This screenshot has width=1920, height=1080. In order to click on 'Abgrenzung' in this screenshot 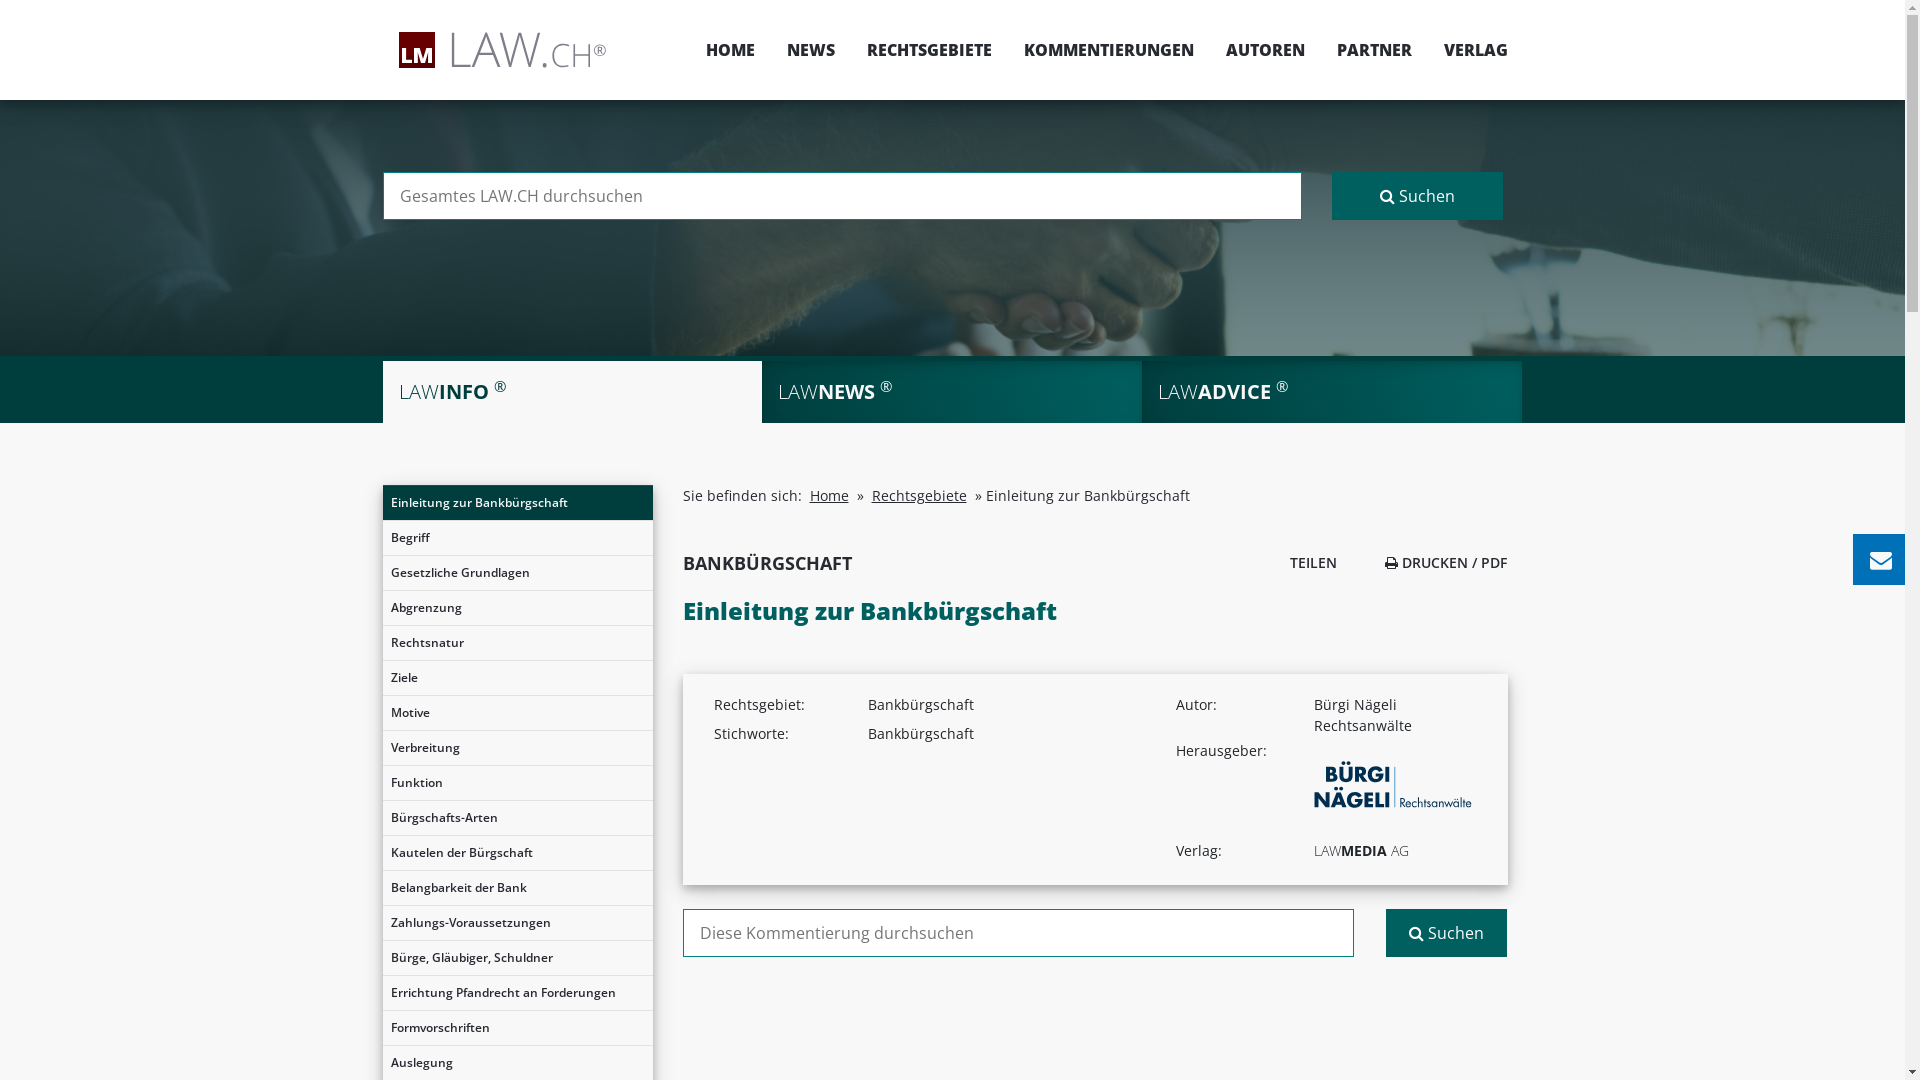, I will do `click(382, 607)`.